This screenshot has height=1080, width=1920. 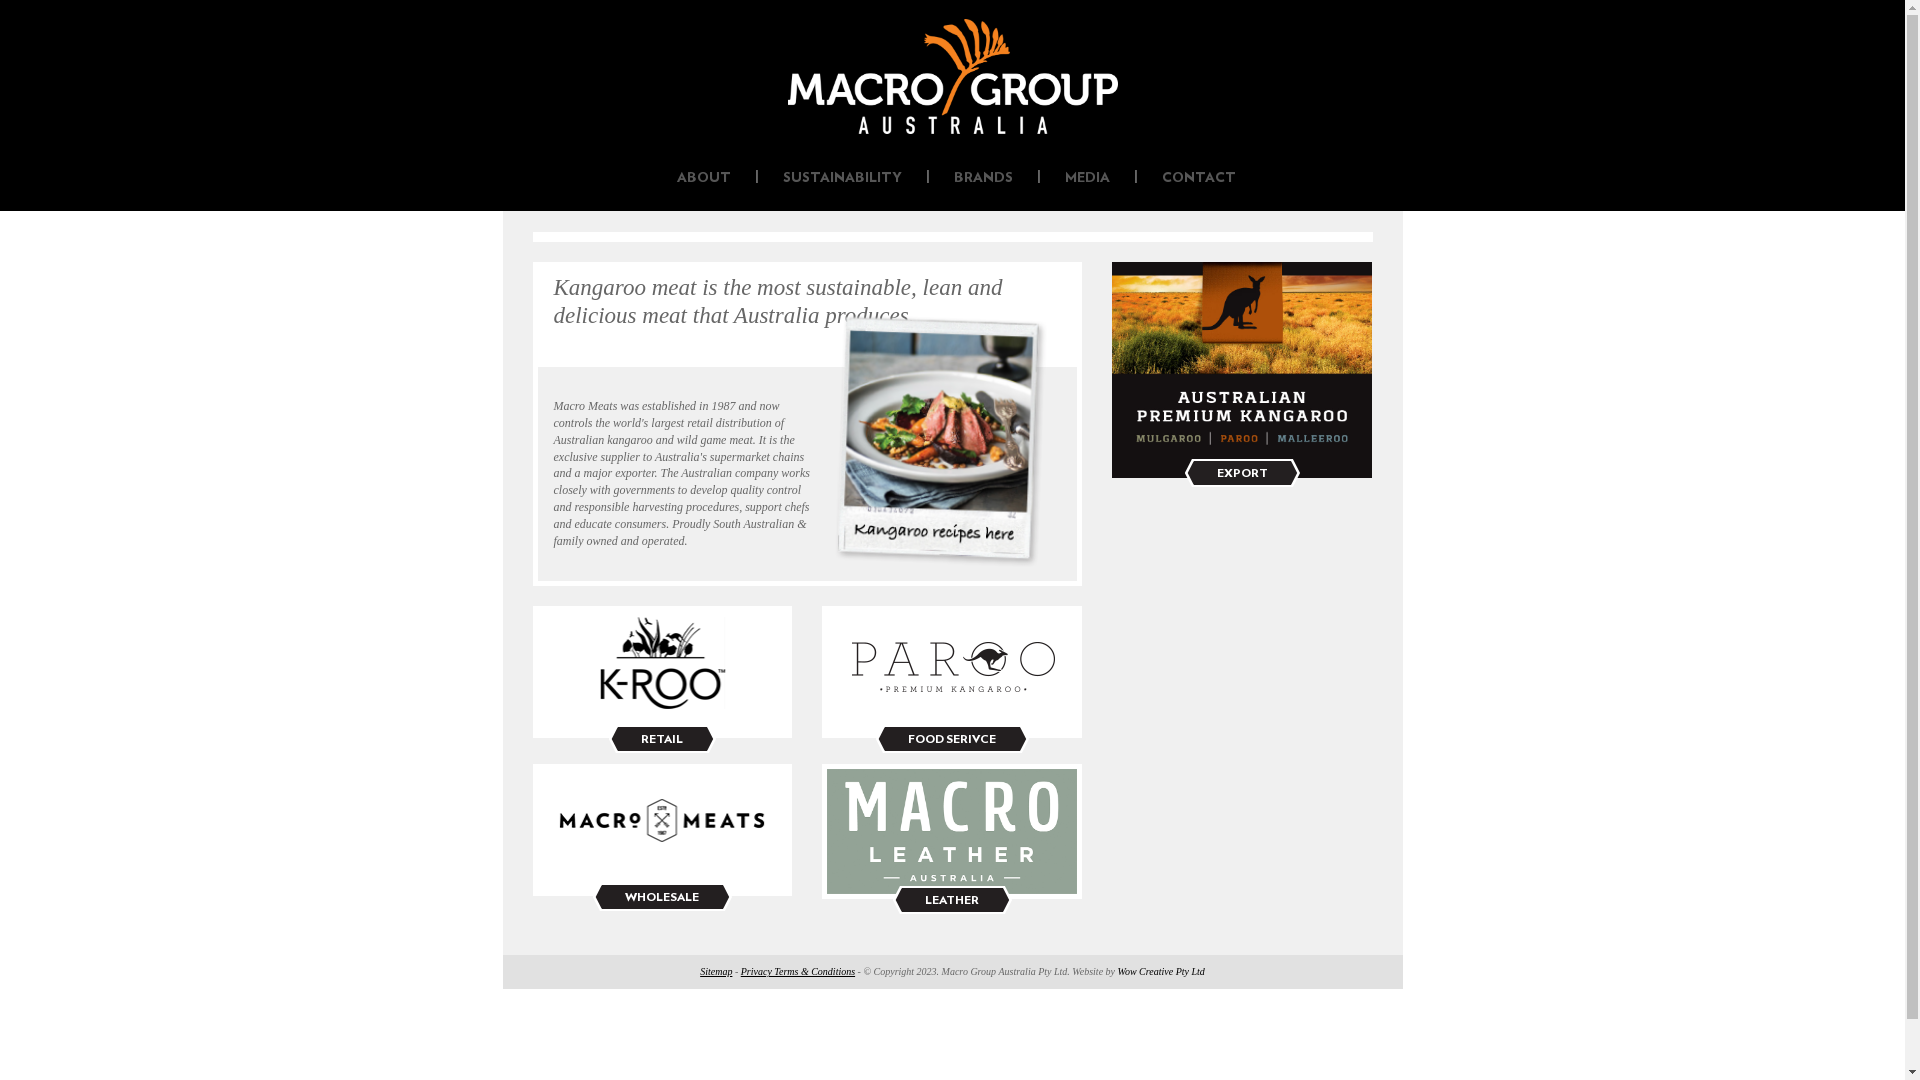 What do you see at coordinates (786, 75) in the screenshot?
I see `'Macro Group Australia'` at bounding box center [786, 75].